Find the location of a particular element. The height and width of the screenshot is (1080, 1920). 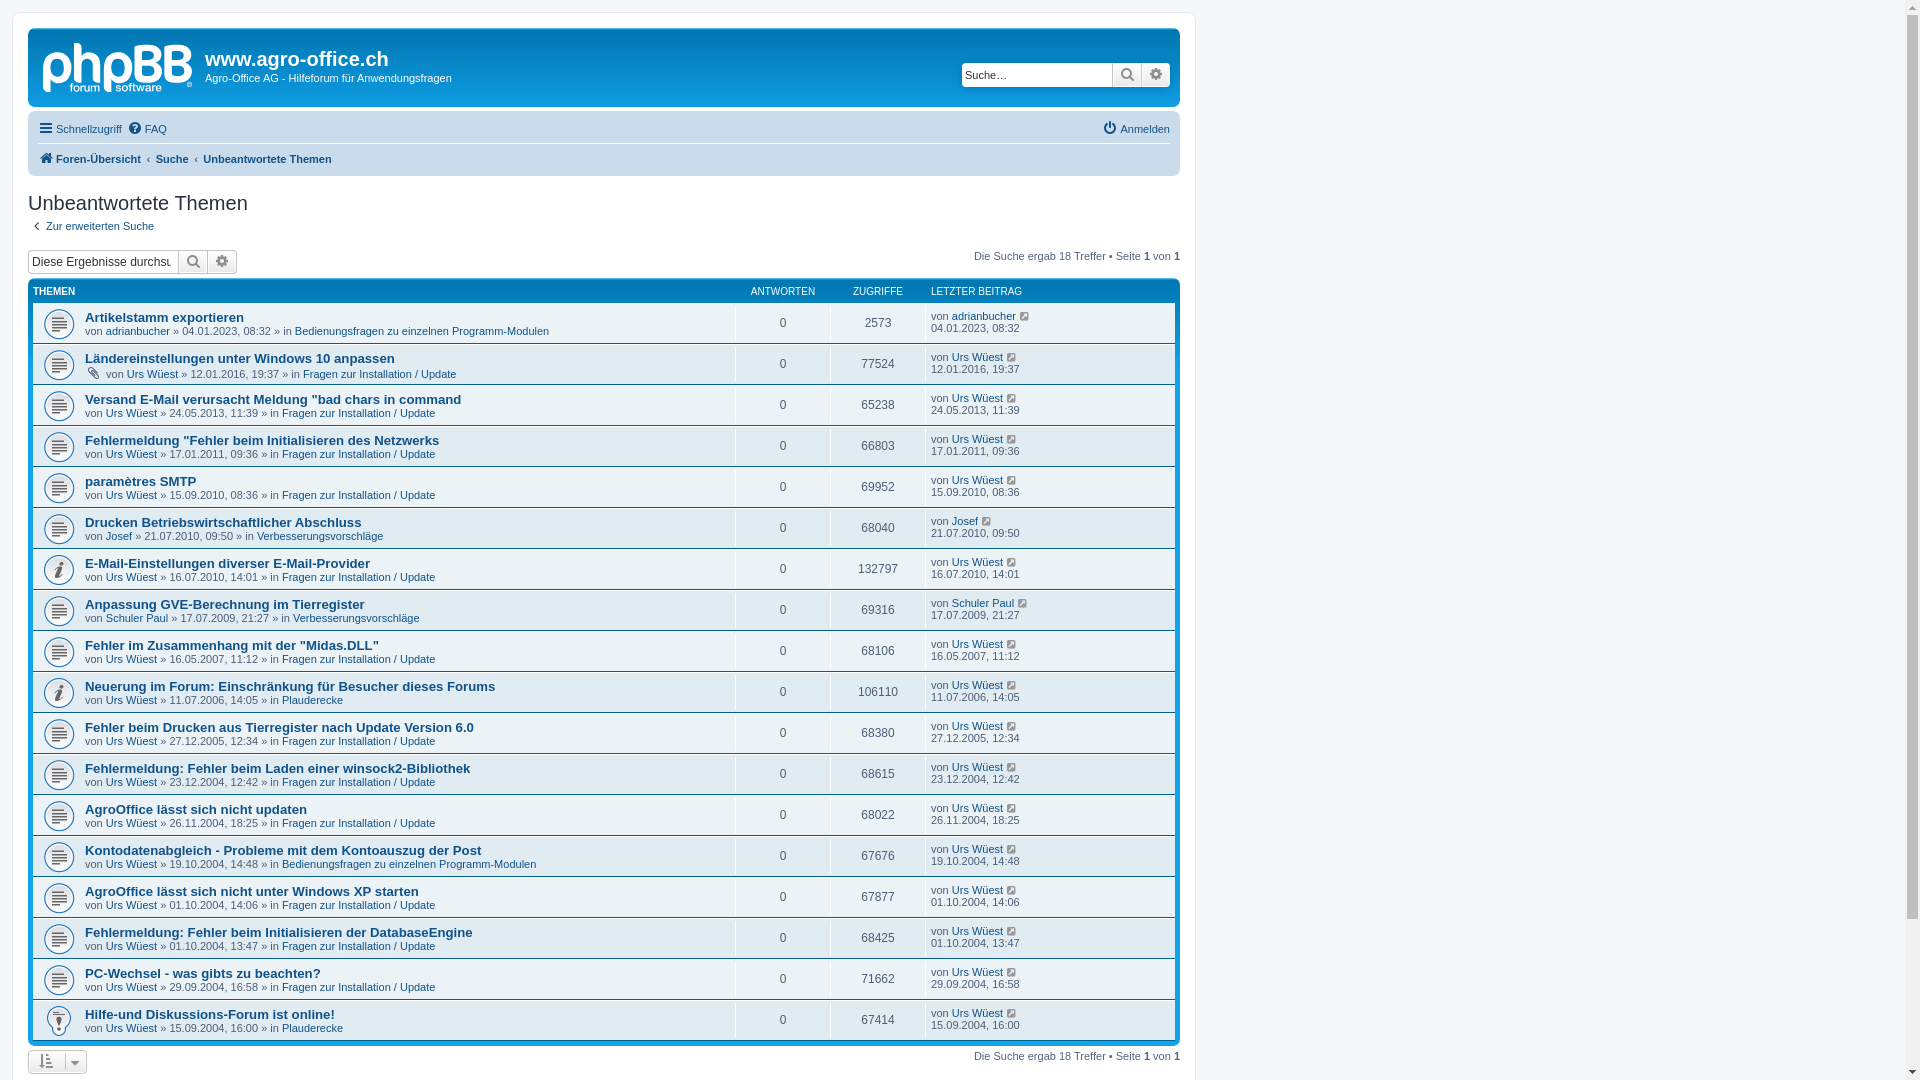

'Gehe zum letzten Beitrag' is located at coordinates (1012, 356).